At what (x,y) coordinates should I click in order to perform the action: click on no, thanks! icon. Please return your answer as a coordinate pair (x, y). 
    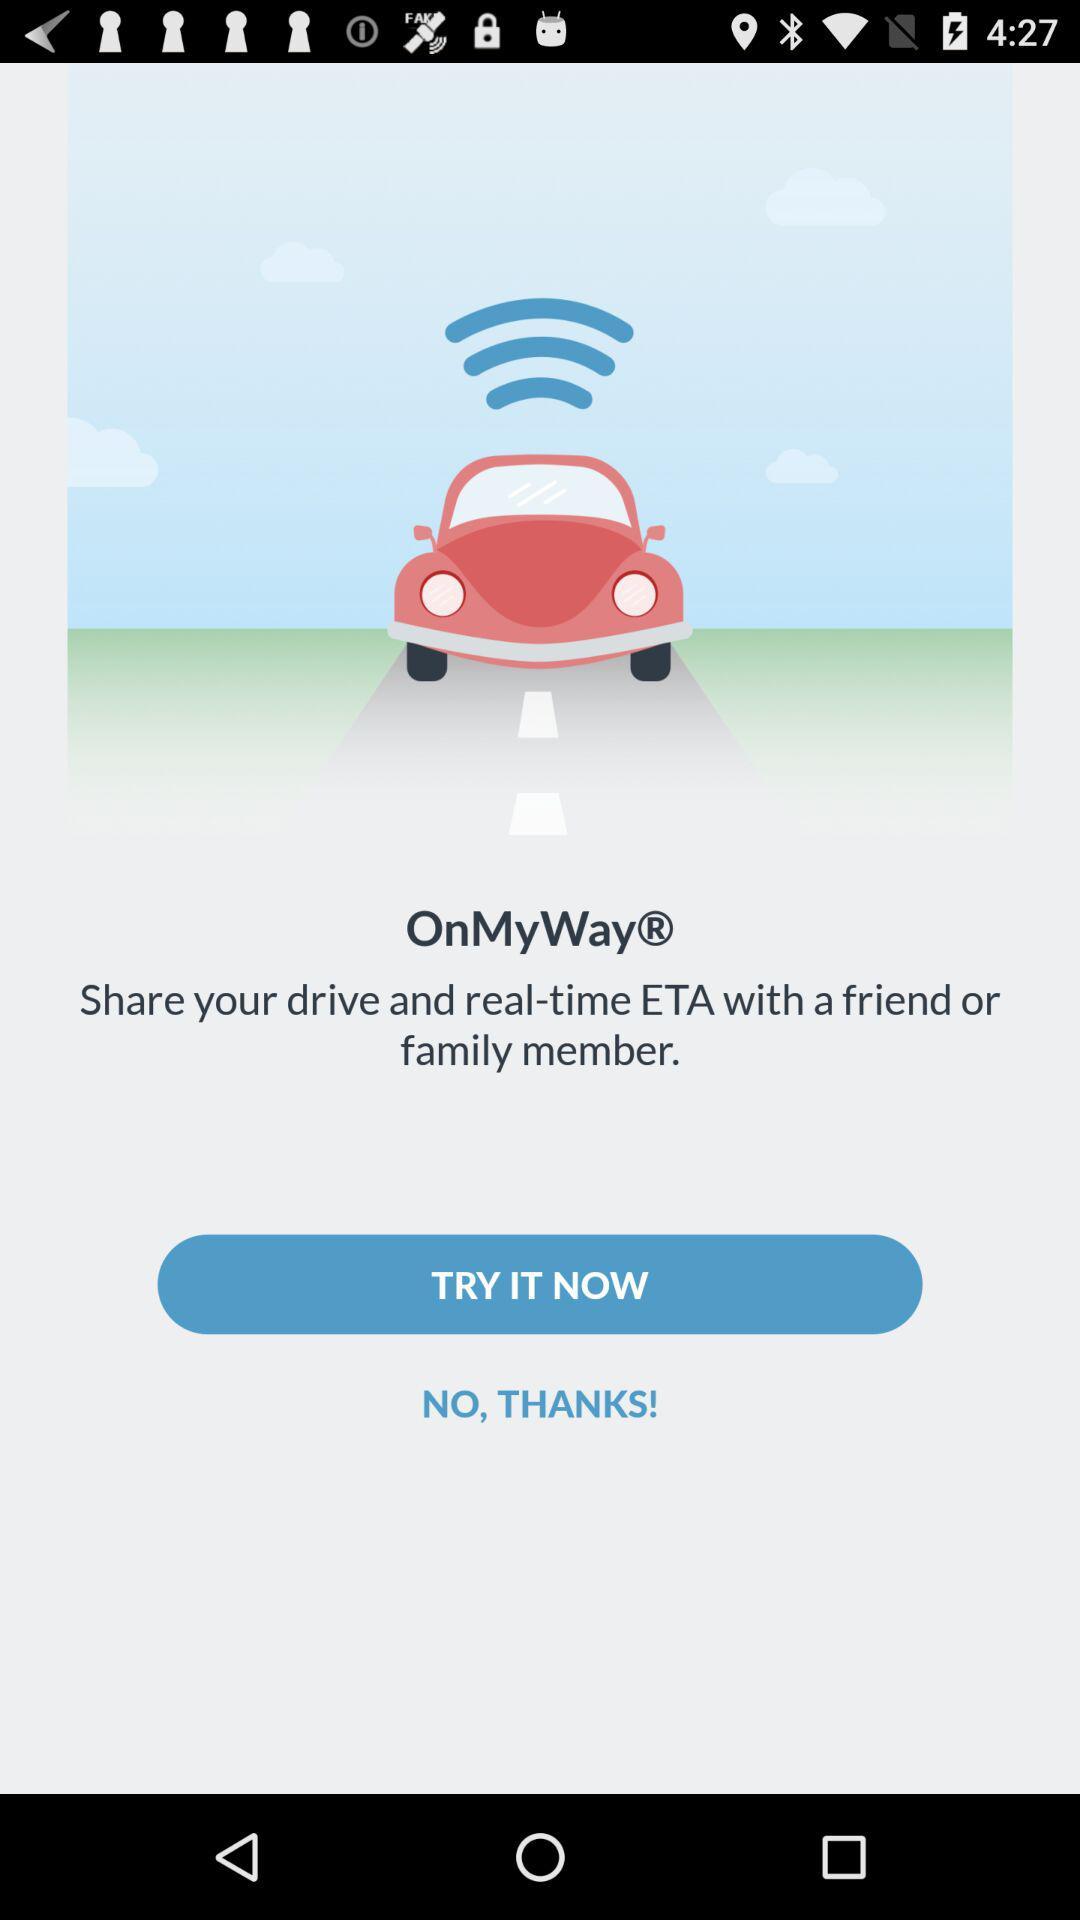
    Looking at the image, I should click on (540, 1401).